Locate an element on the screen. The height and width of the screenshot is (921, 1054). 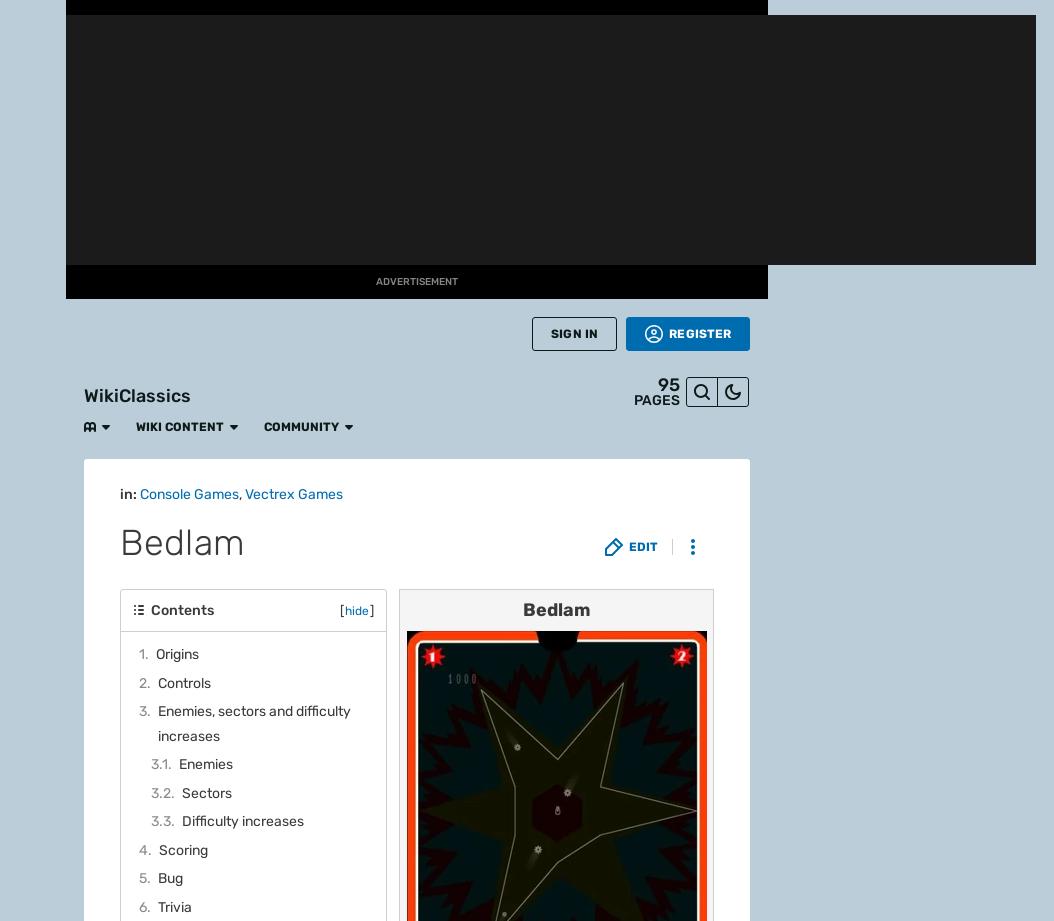
'Movies' is located at coordinates (32, 430).